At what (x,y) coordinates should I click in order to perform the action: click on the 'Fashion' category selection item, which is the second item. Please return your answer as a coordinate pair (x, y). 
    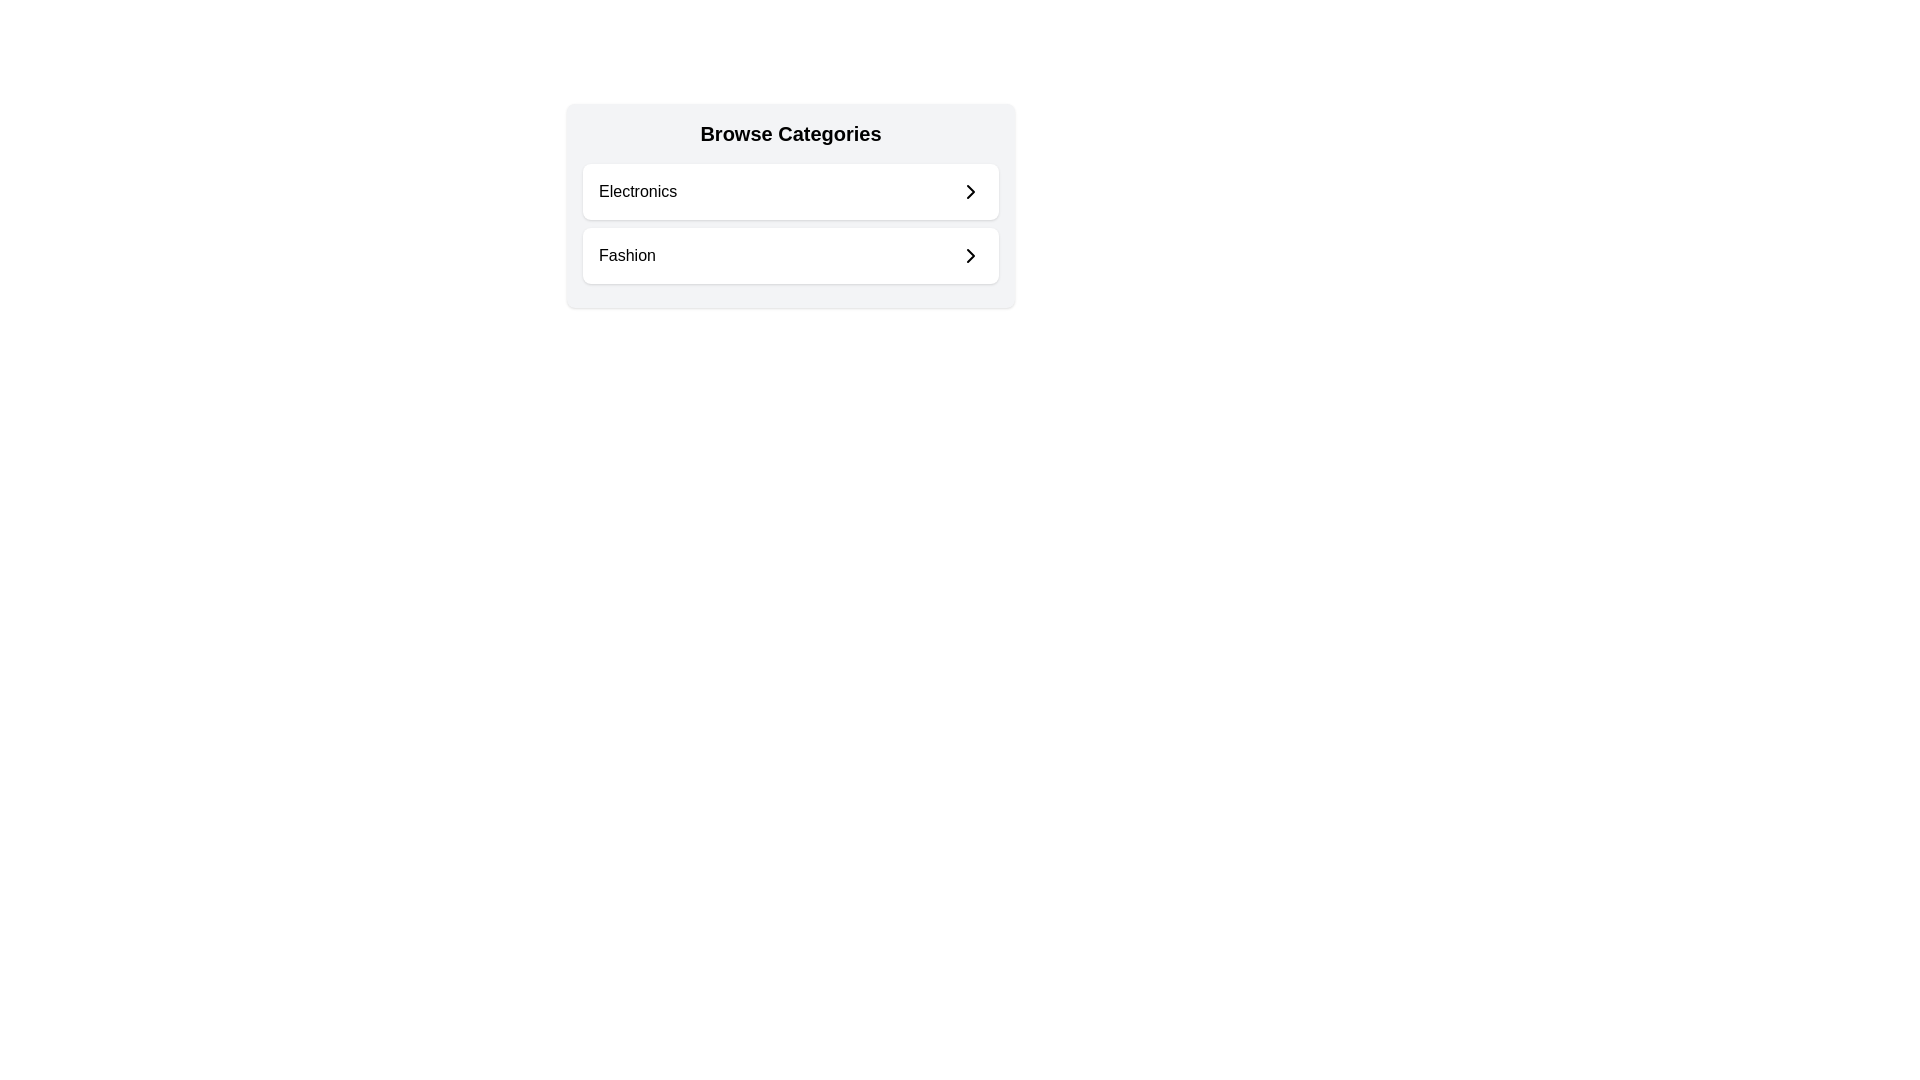
    Looking at the image, I should click on (790, 254).